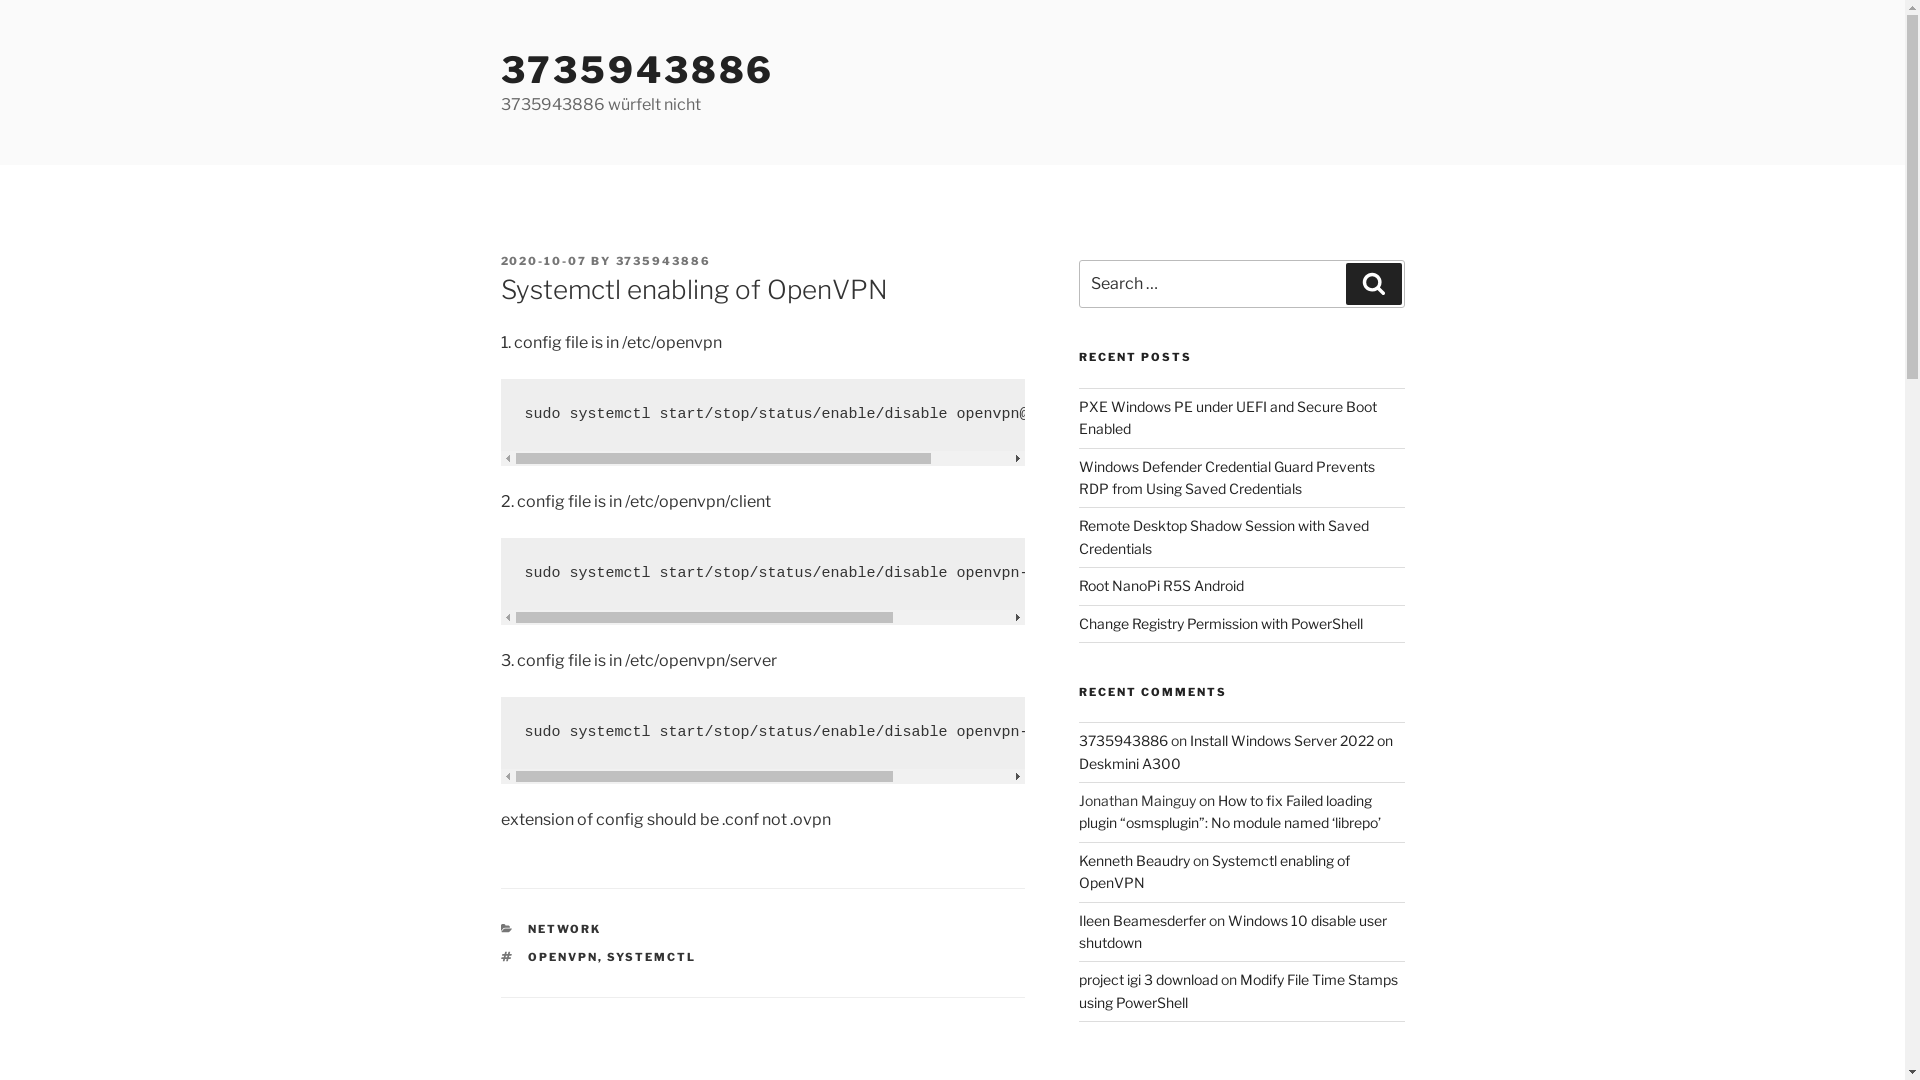 The image size is (1920, 1080). Describe the element at coordinates (563, 929) in the screenshot. I see `'NETWORK'` at that location.